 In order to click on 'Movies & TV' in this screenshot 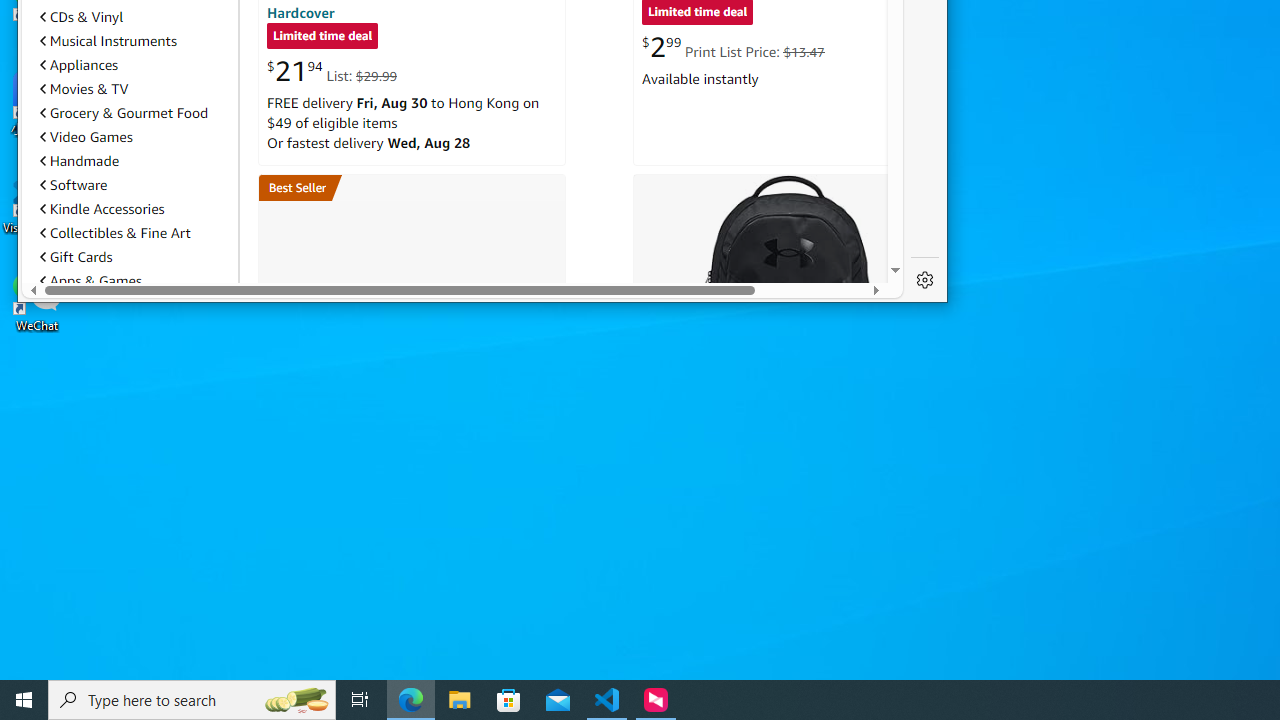, I will do `click(134, 88)`.